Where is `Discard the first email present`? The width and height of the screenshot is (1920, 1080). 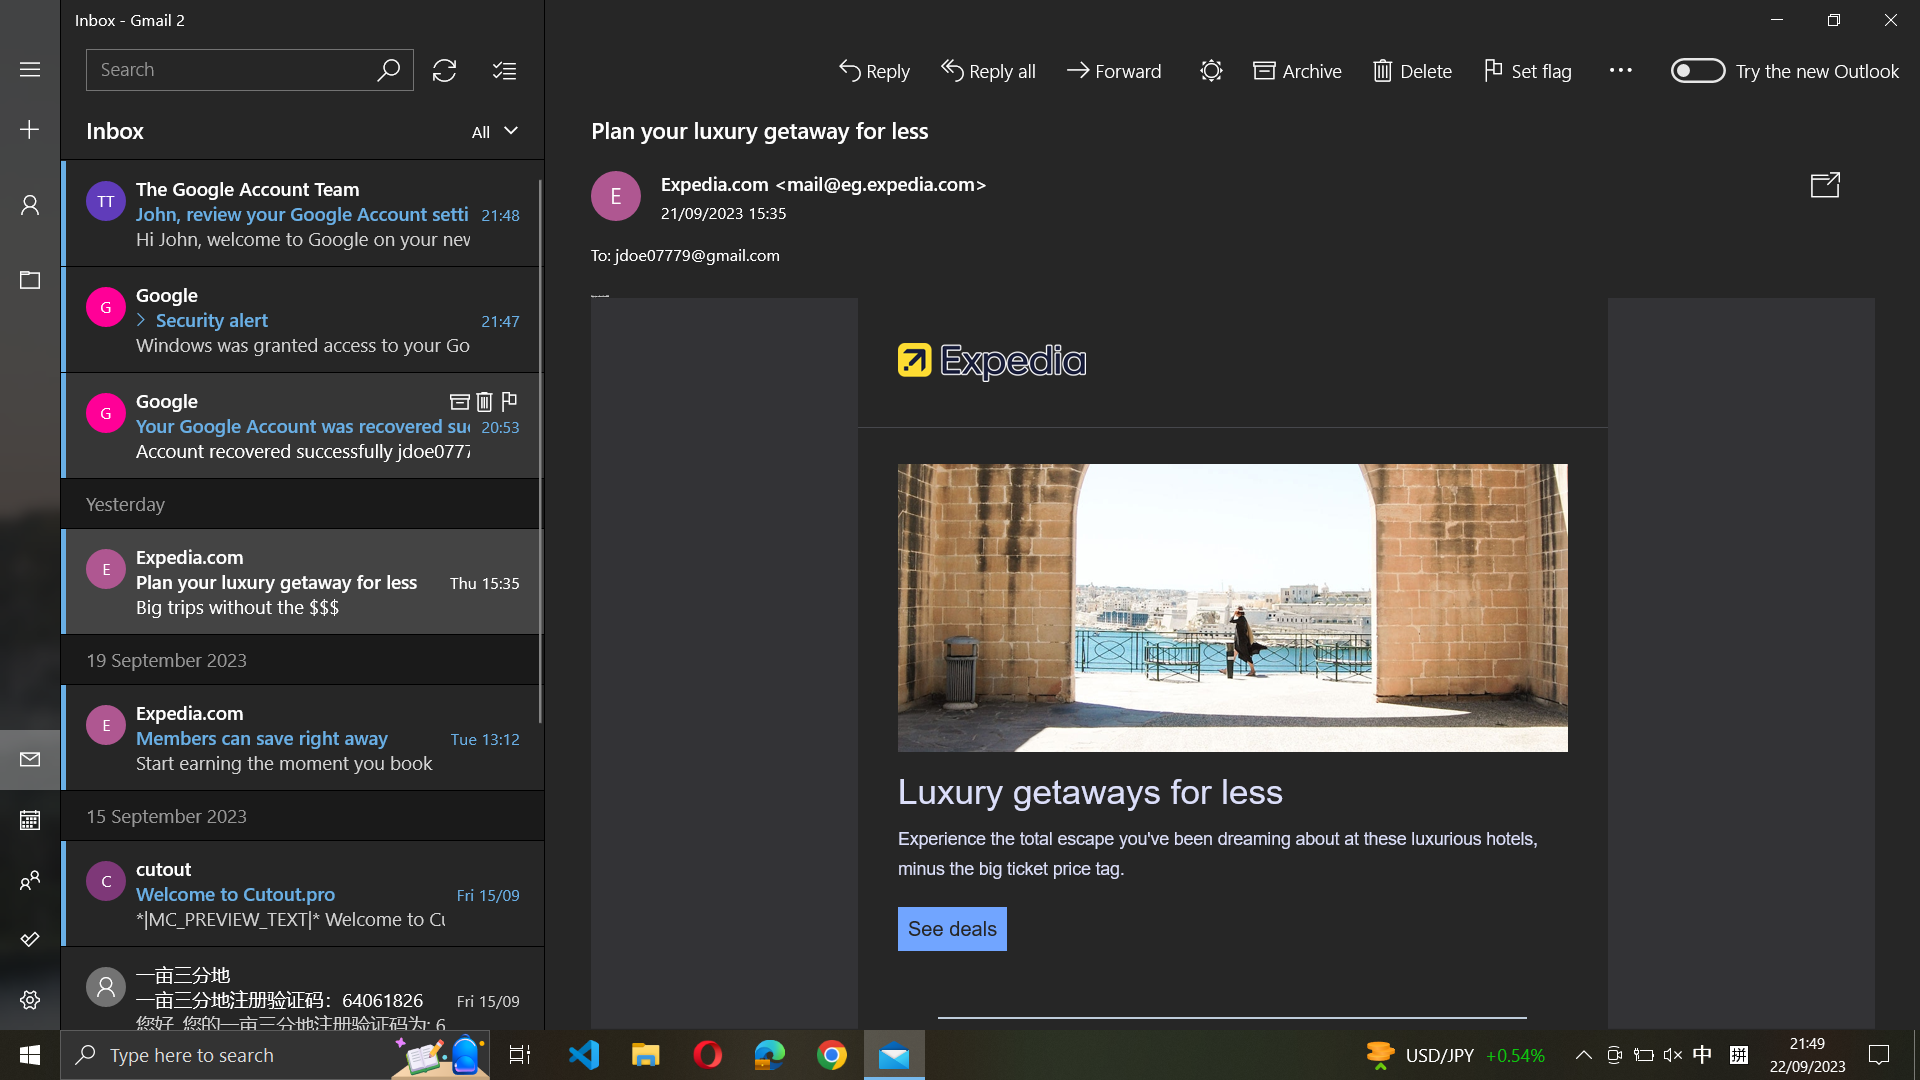 Discard the first email present is located at coordinates (302, 212).